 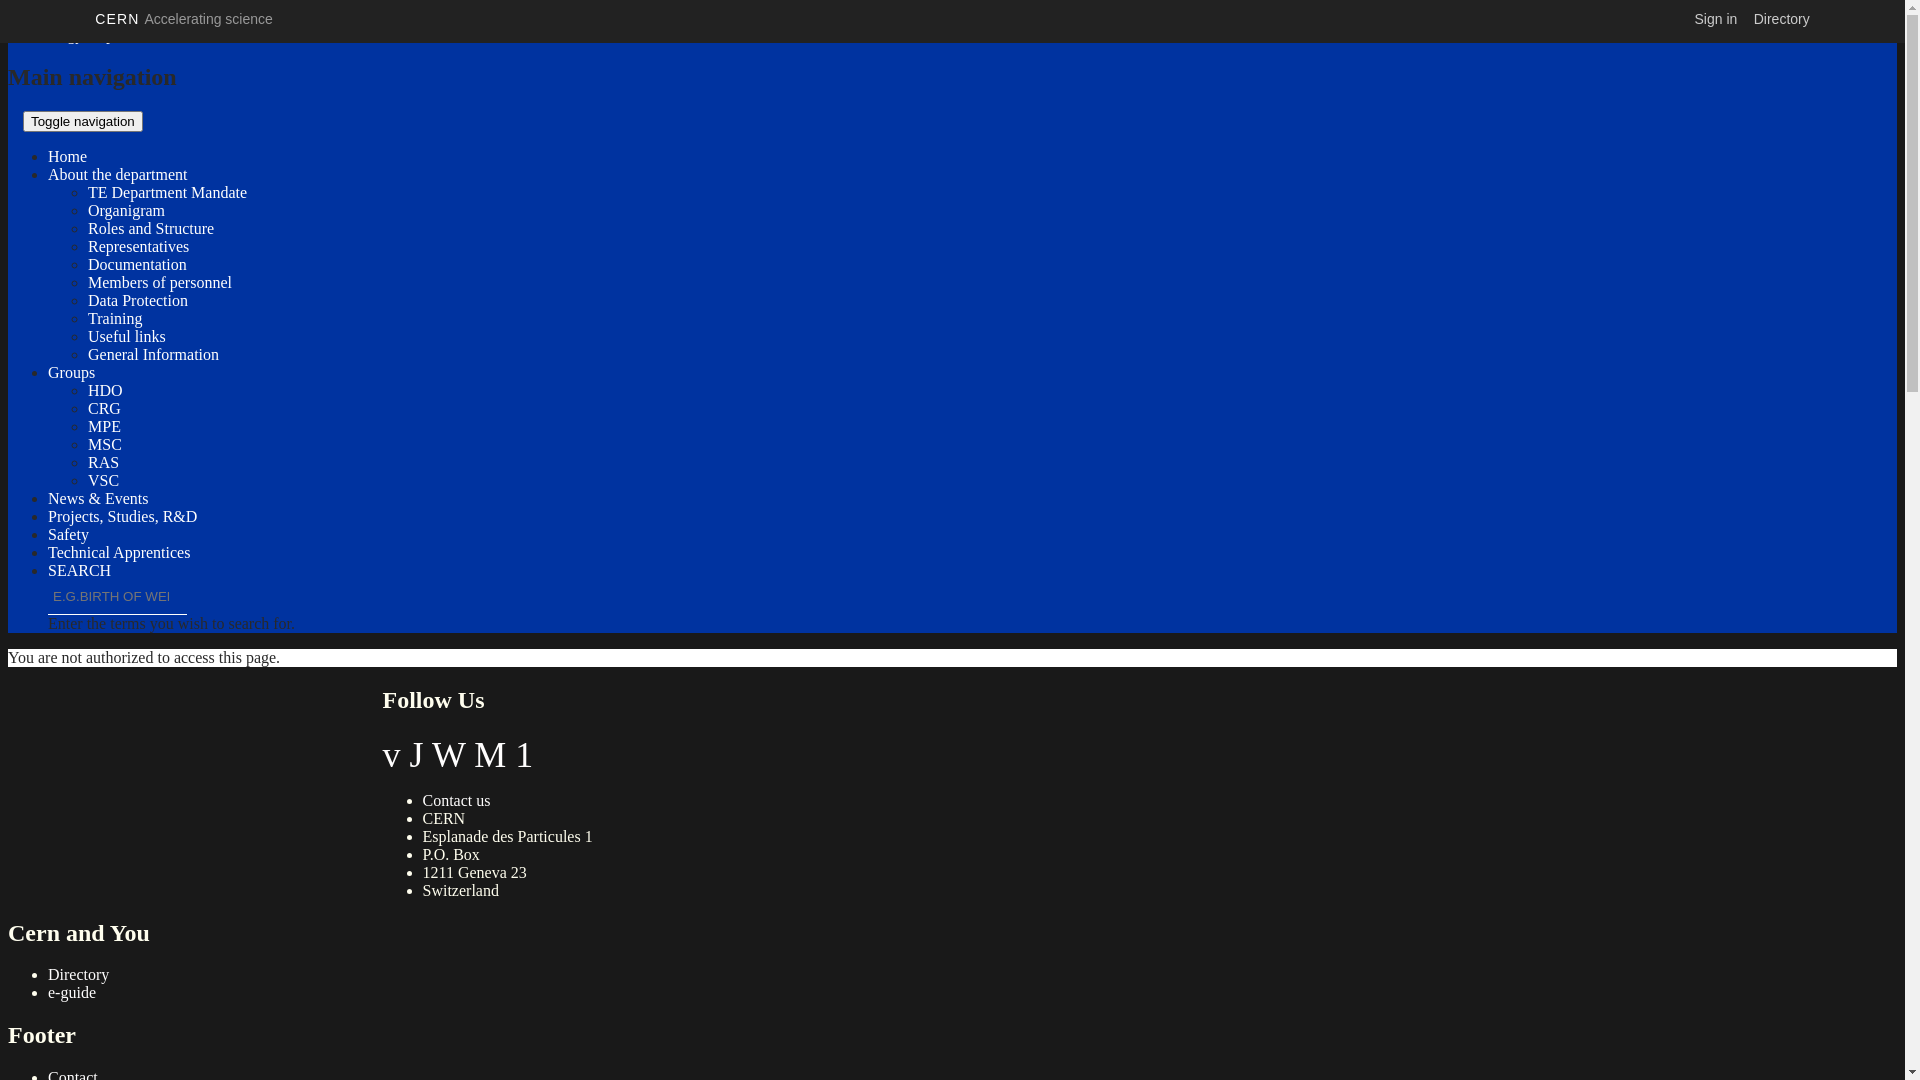 What do you see at coordinates (431, 755) in the screenshot?
I see `'W'` at bounding box center [431, 755].